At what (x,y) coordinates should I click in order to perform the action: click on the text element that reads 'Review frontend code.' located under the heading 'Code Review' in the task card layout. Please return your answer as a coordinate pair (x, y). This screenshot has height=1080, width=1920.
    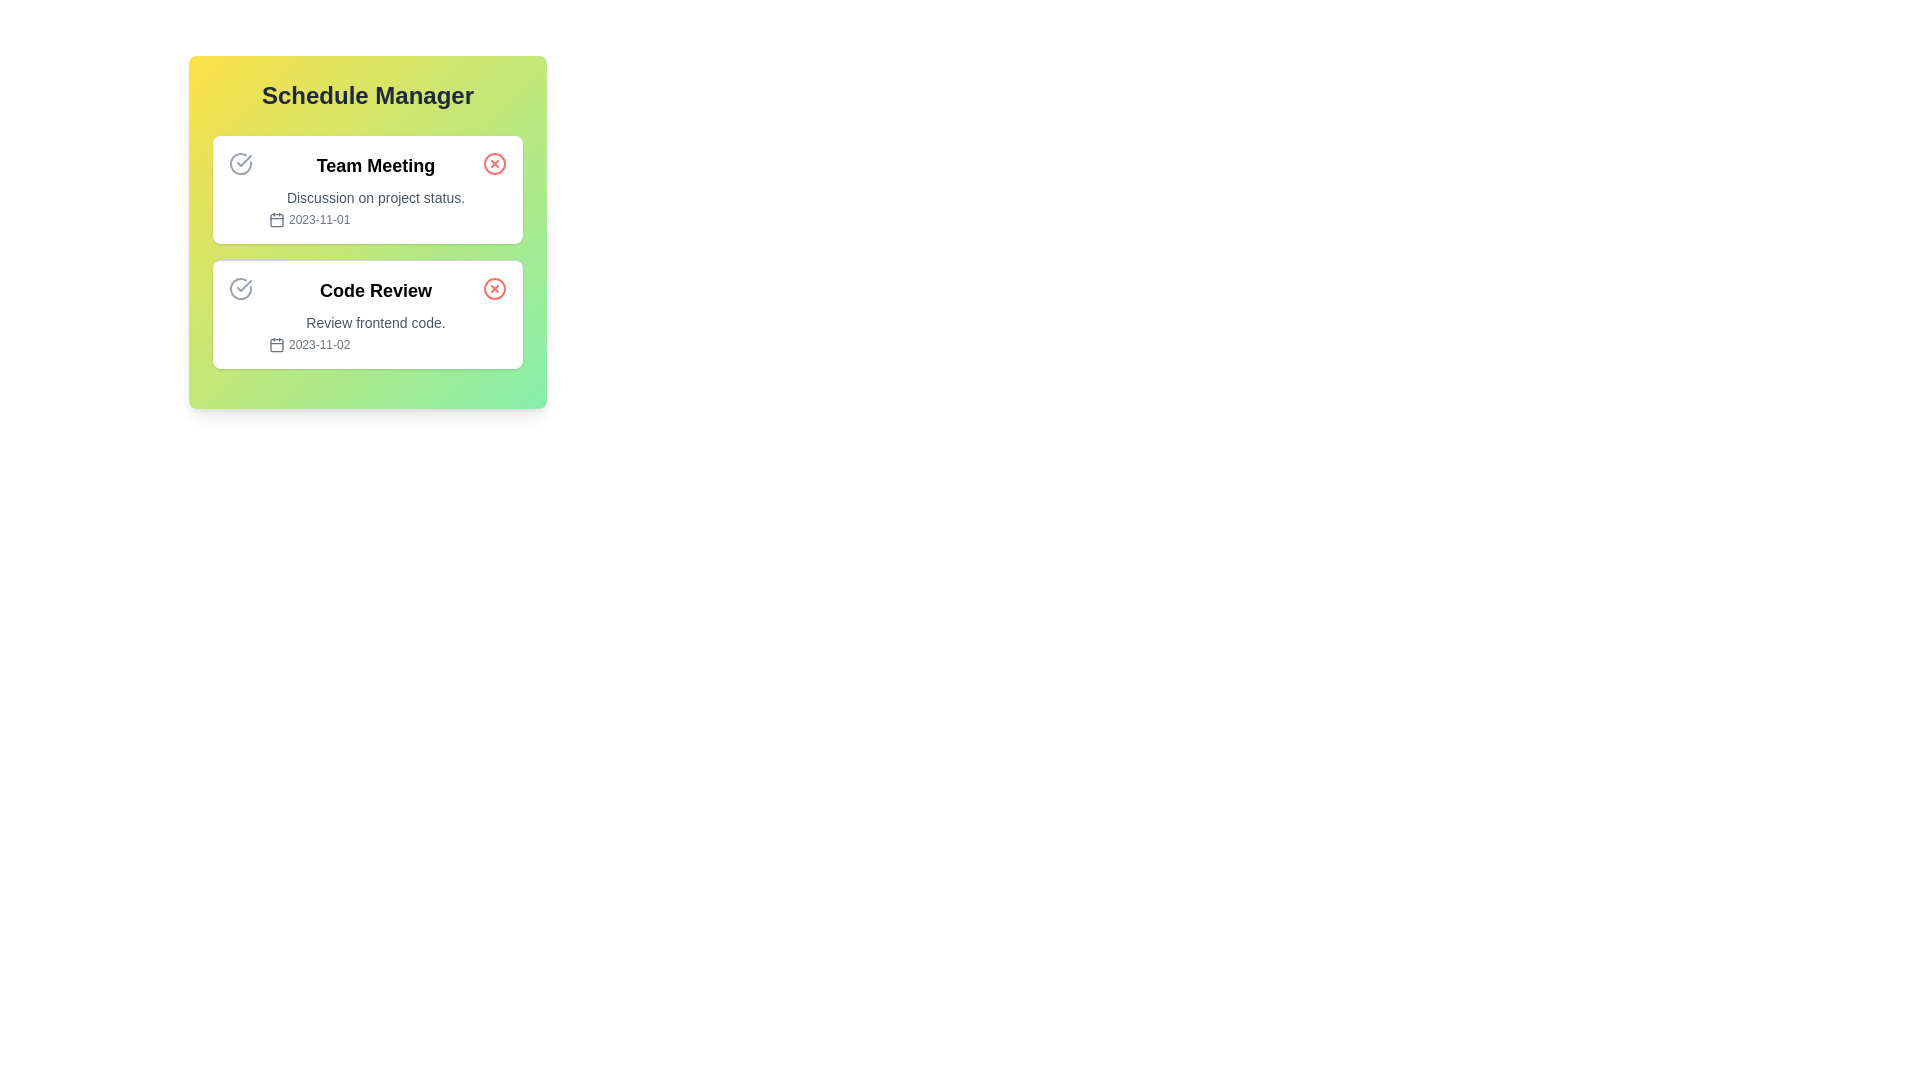
    Looking at the image, I should click on (375, 322).